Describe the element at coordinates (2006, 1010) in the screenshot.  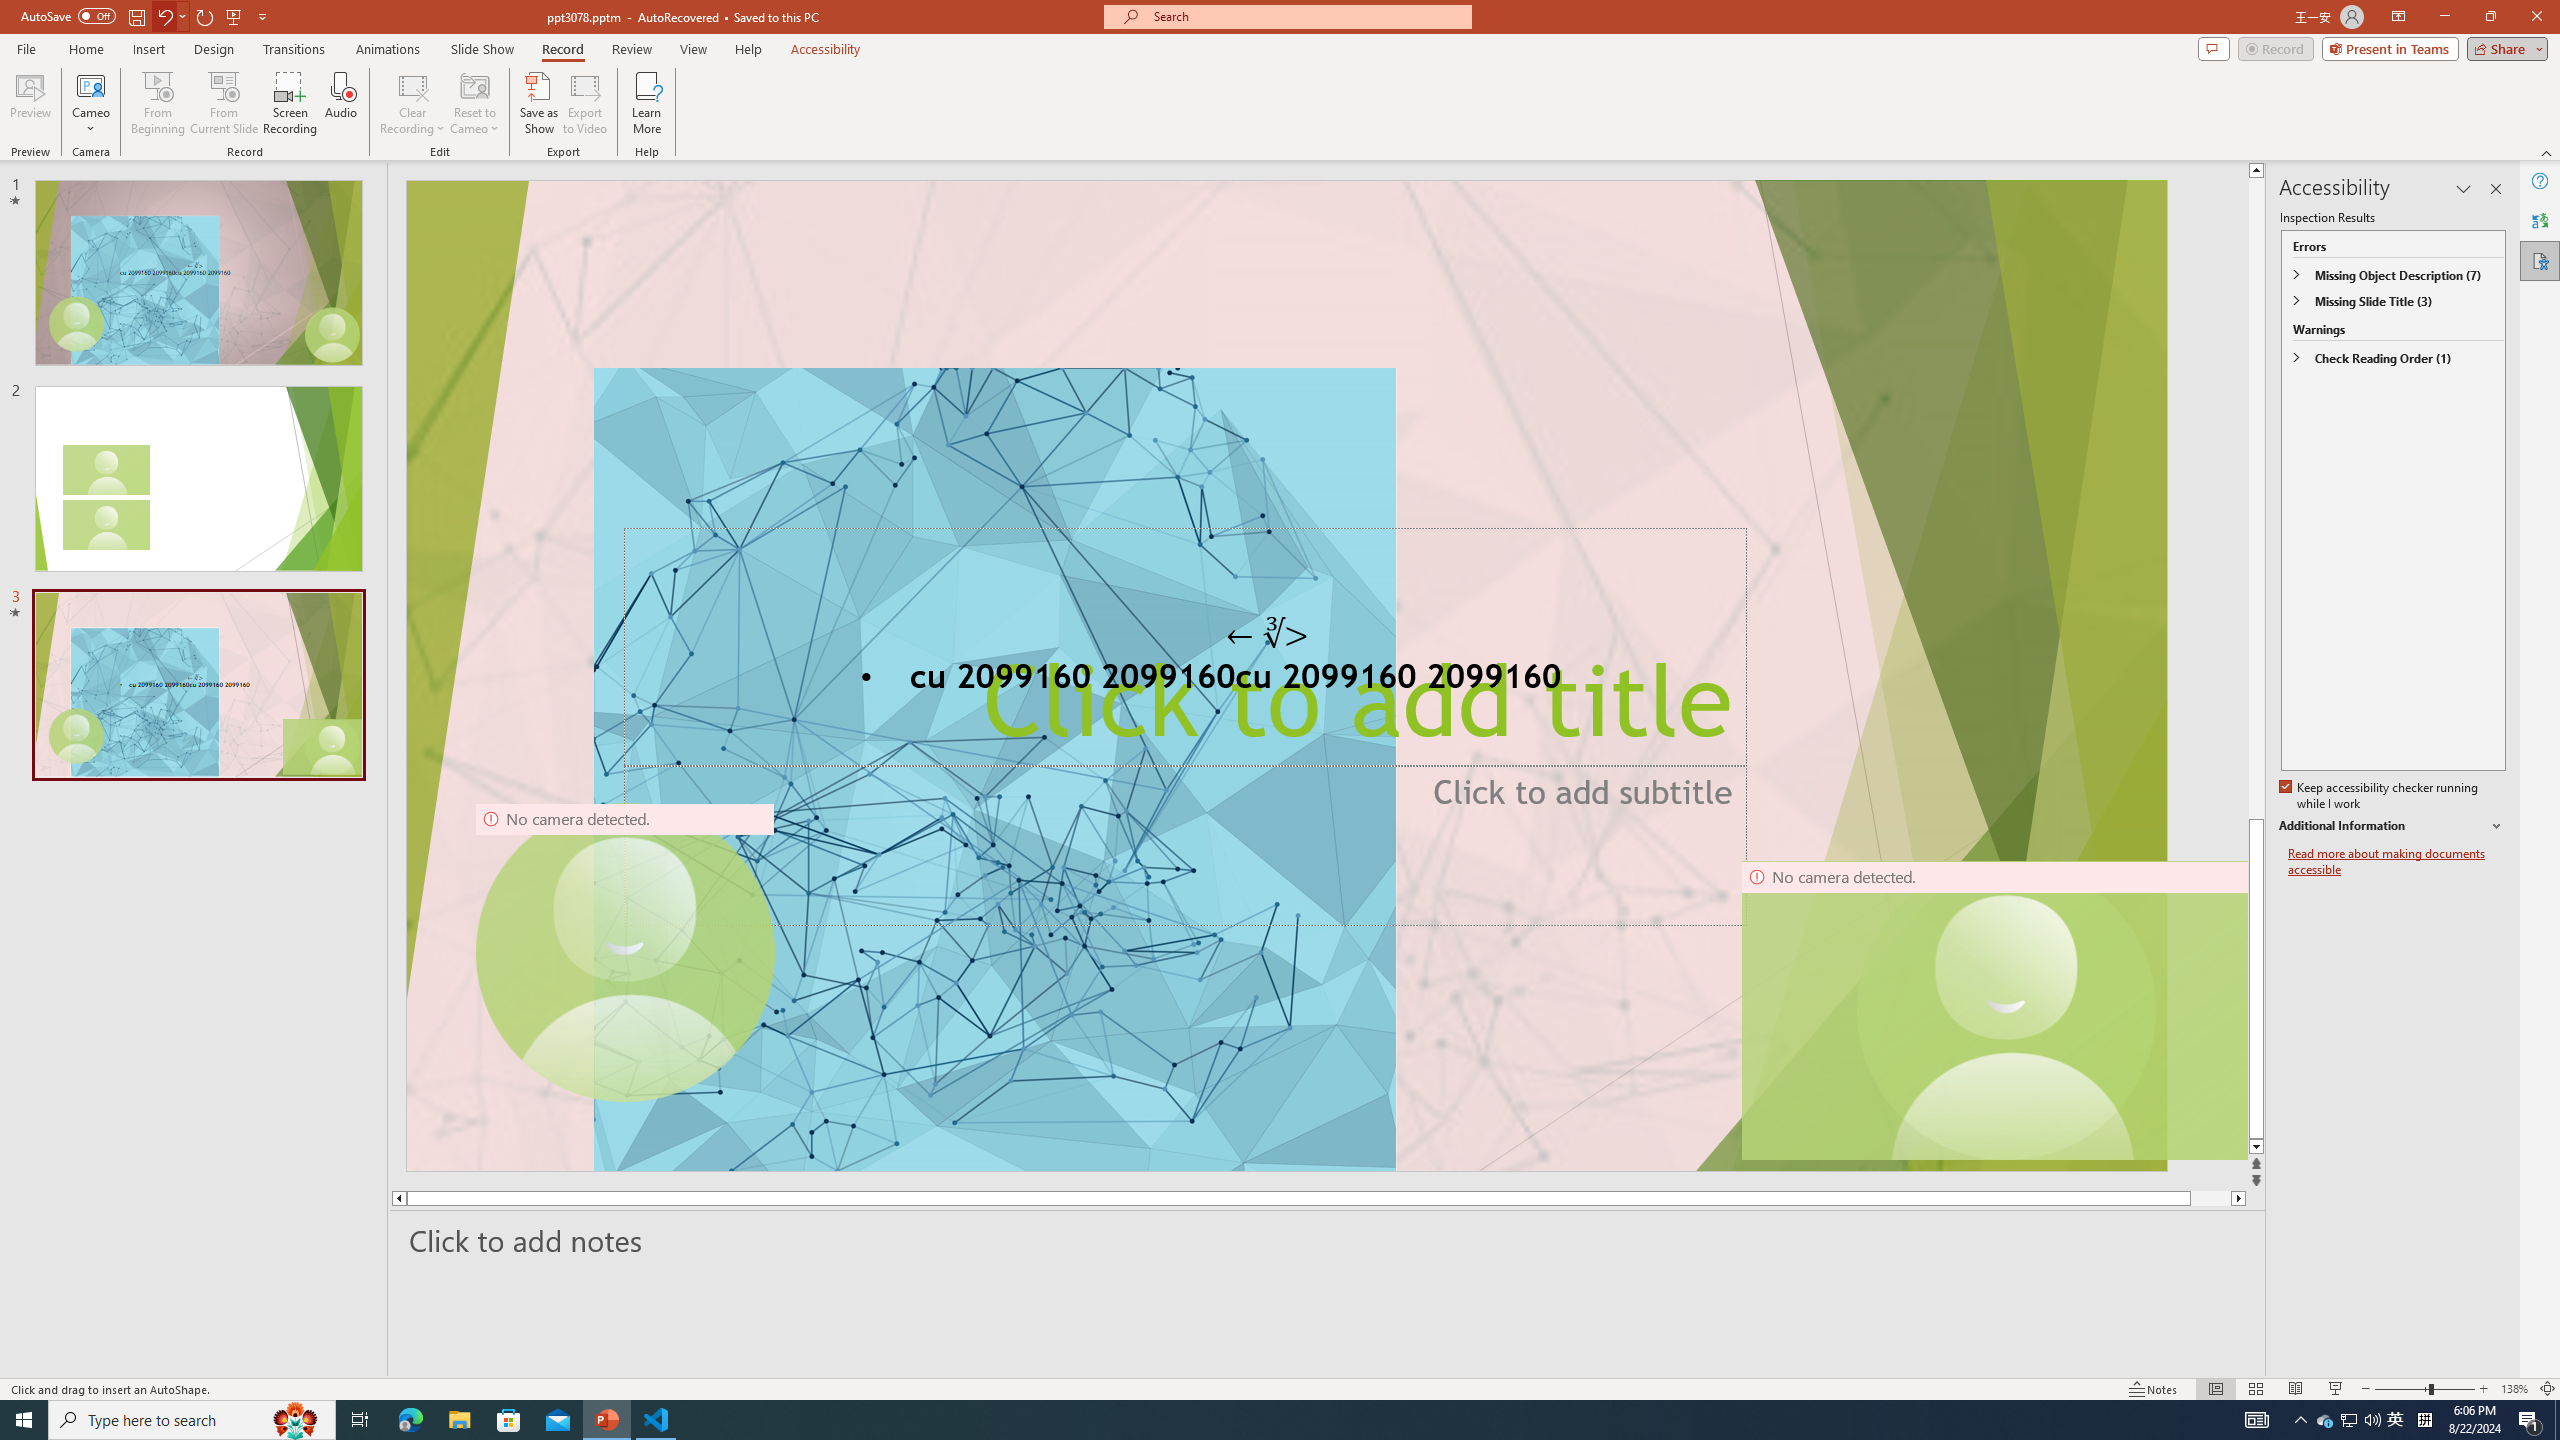
I see `'Camera 11, No camera detected.'` at that location.